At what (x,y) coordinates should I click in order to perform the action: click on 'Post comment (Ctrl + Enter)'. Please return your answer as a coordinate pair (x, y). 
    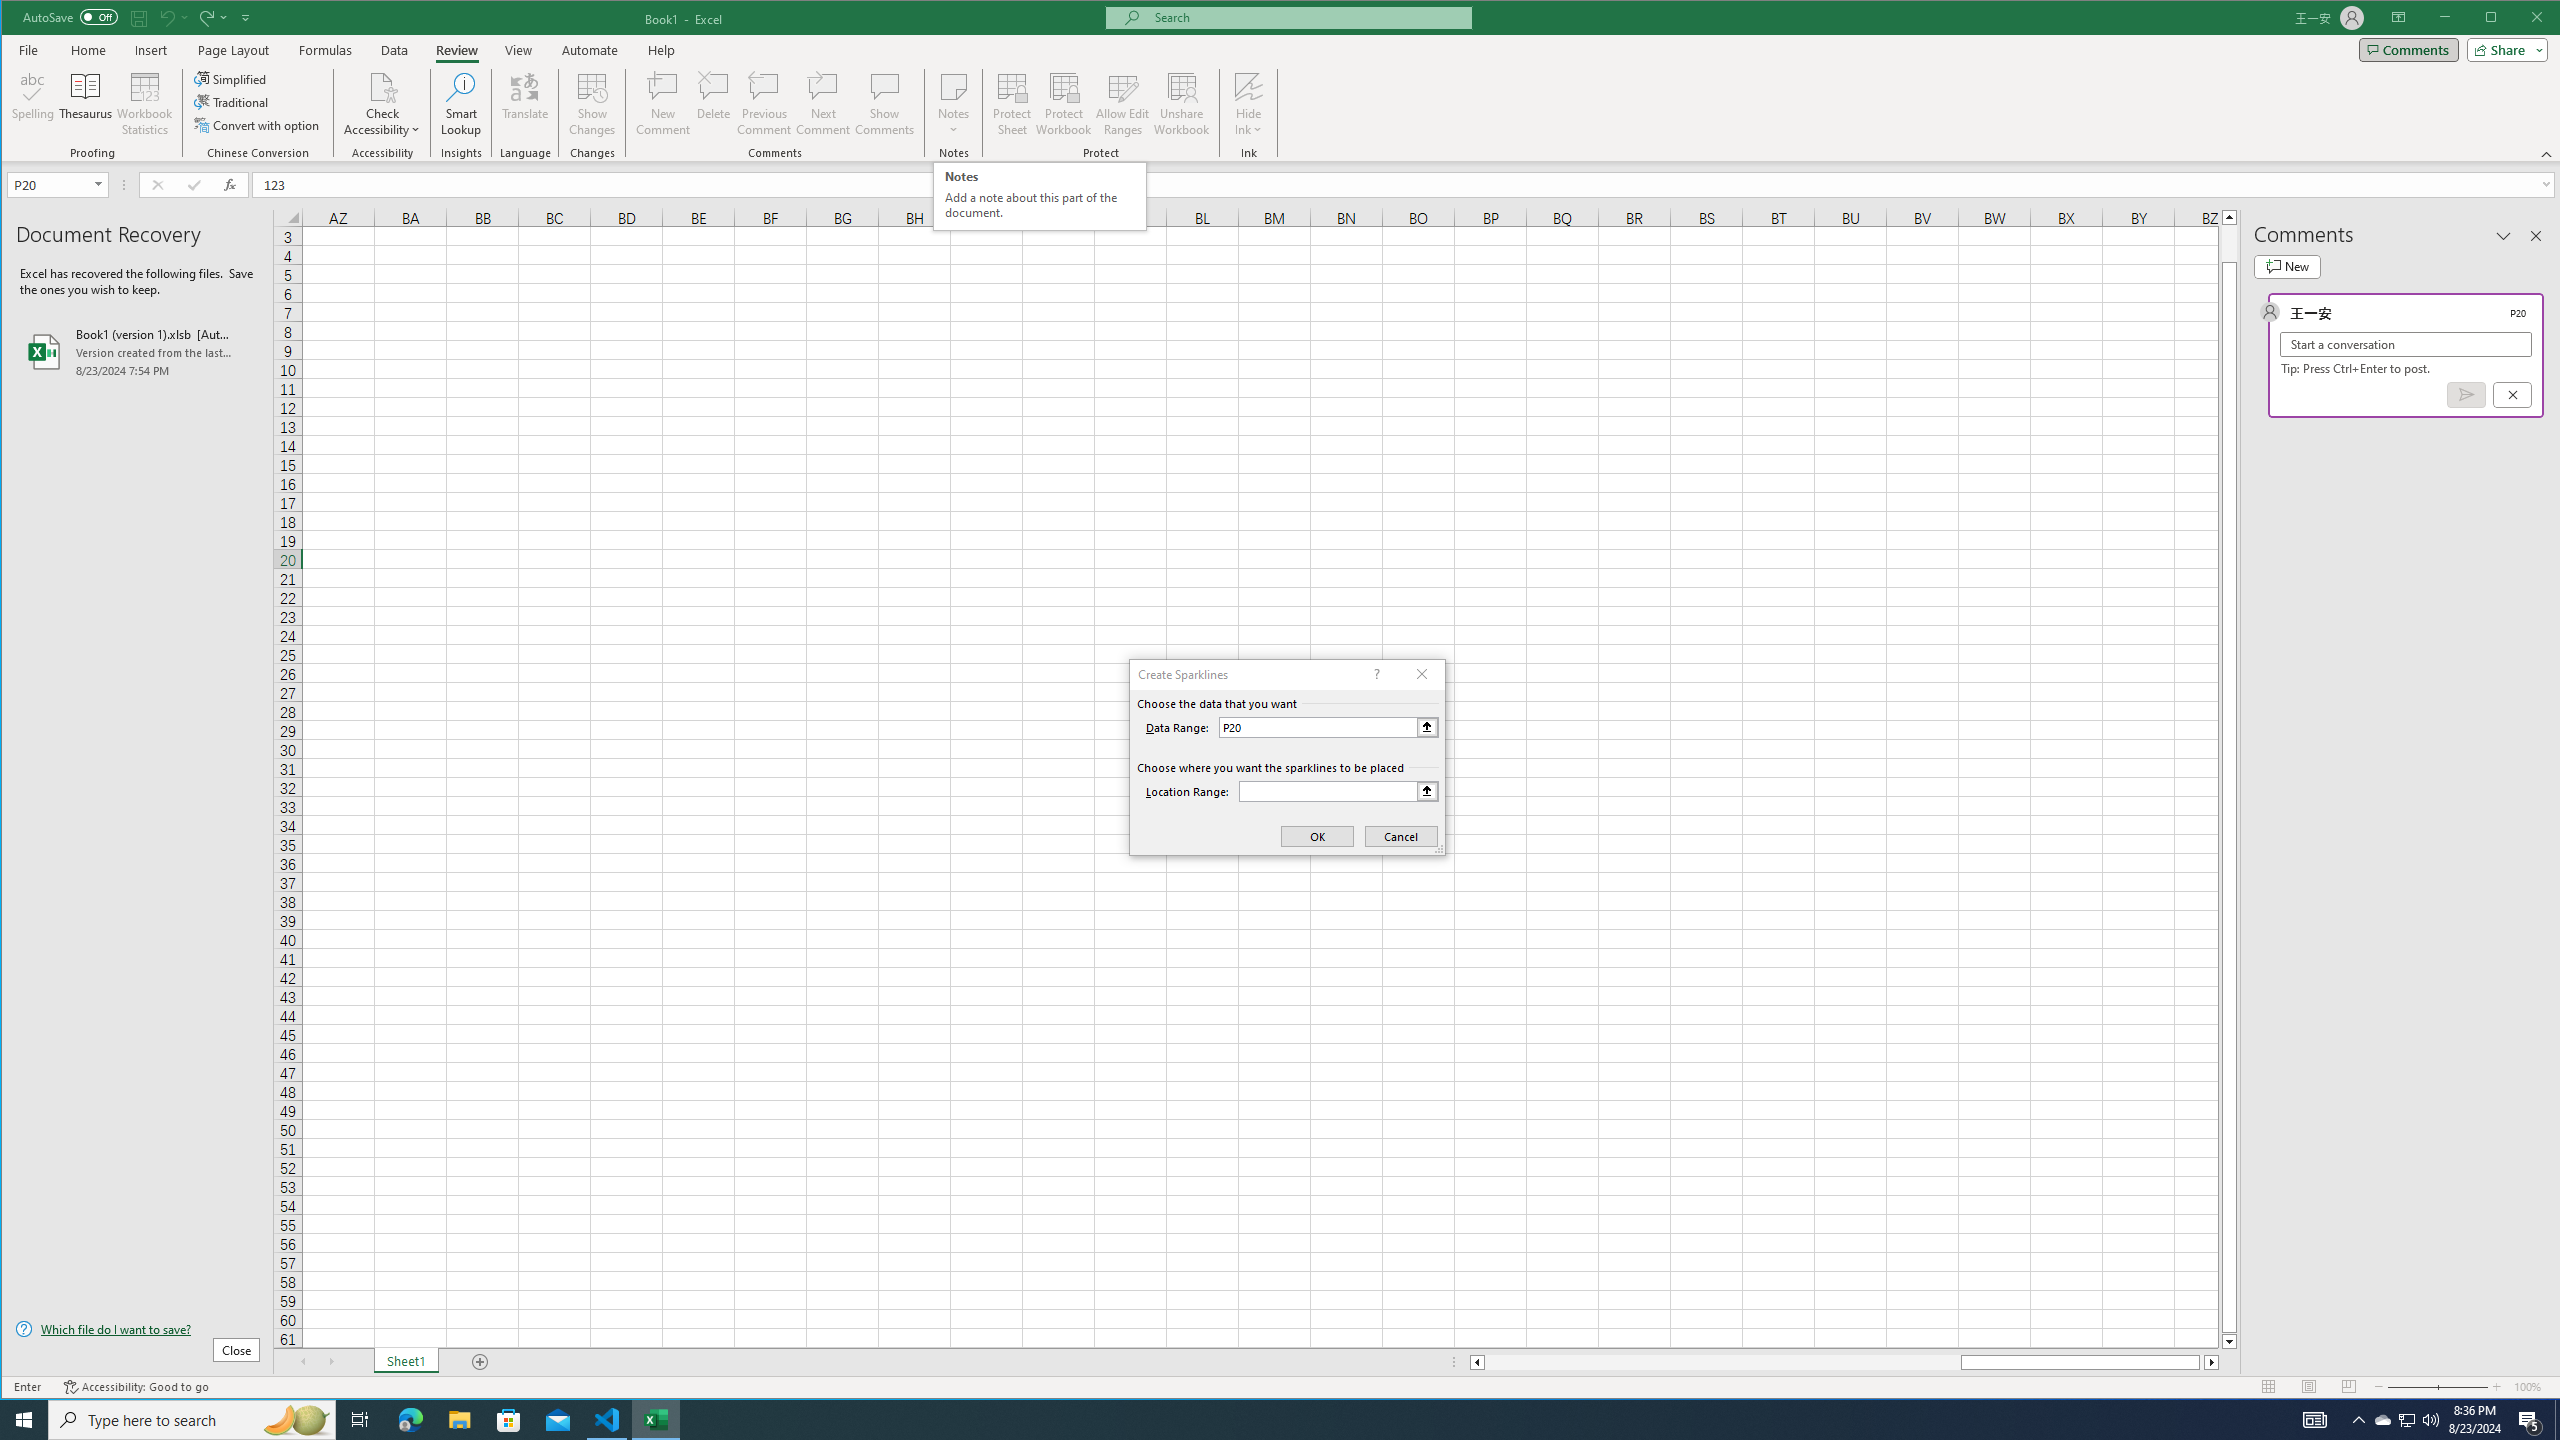
    Looking at the image, I should click on (2466, 394).